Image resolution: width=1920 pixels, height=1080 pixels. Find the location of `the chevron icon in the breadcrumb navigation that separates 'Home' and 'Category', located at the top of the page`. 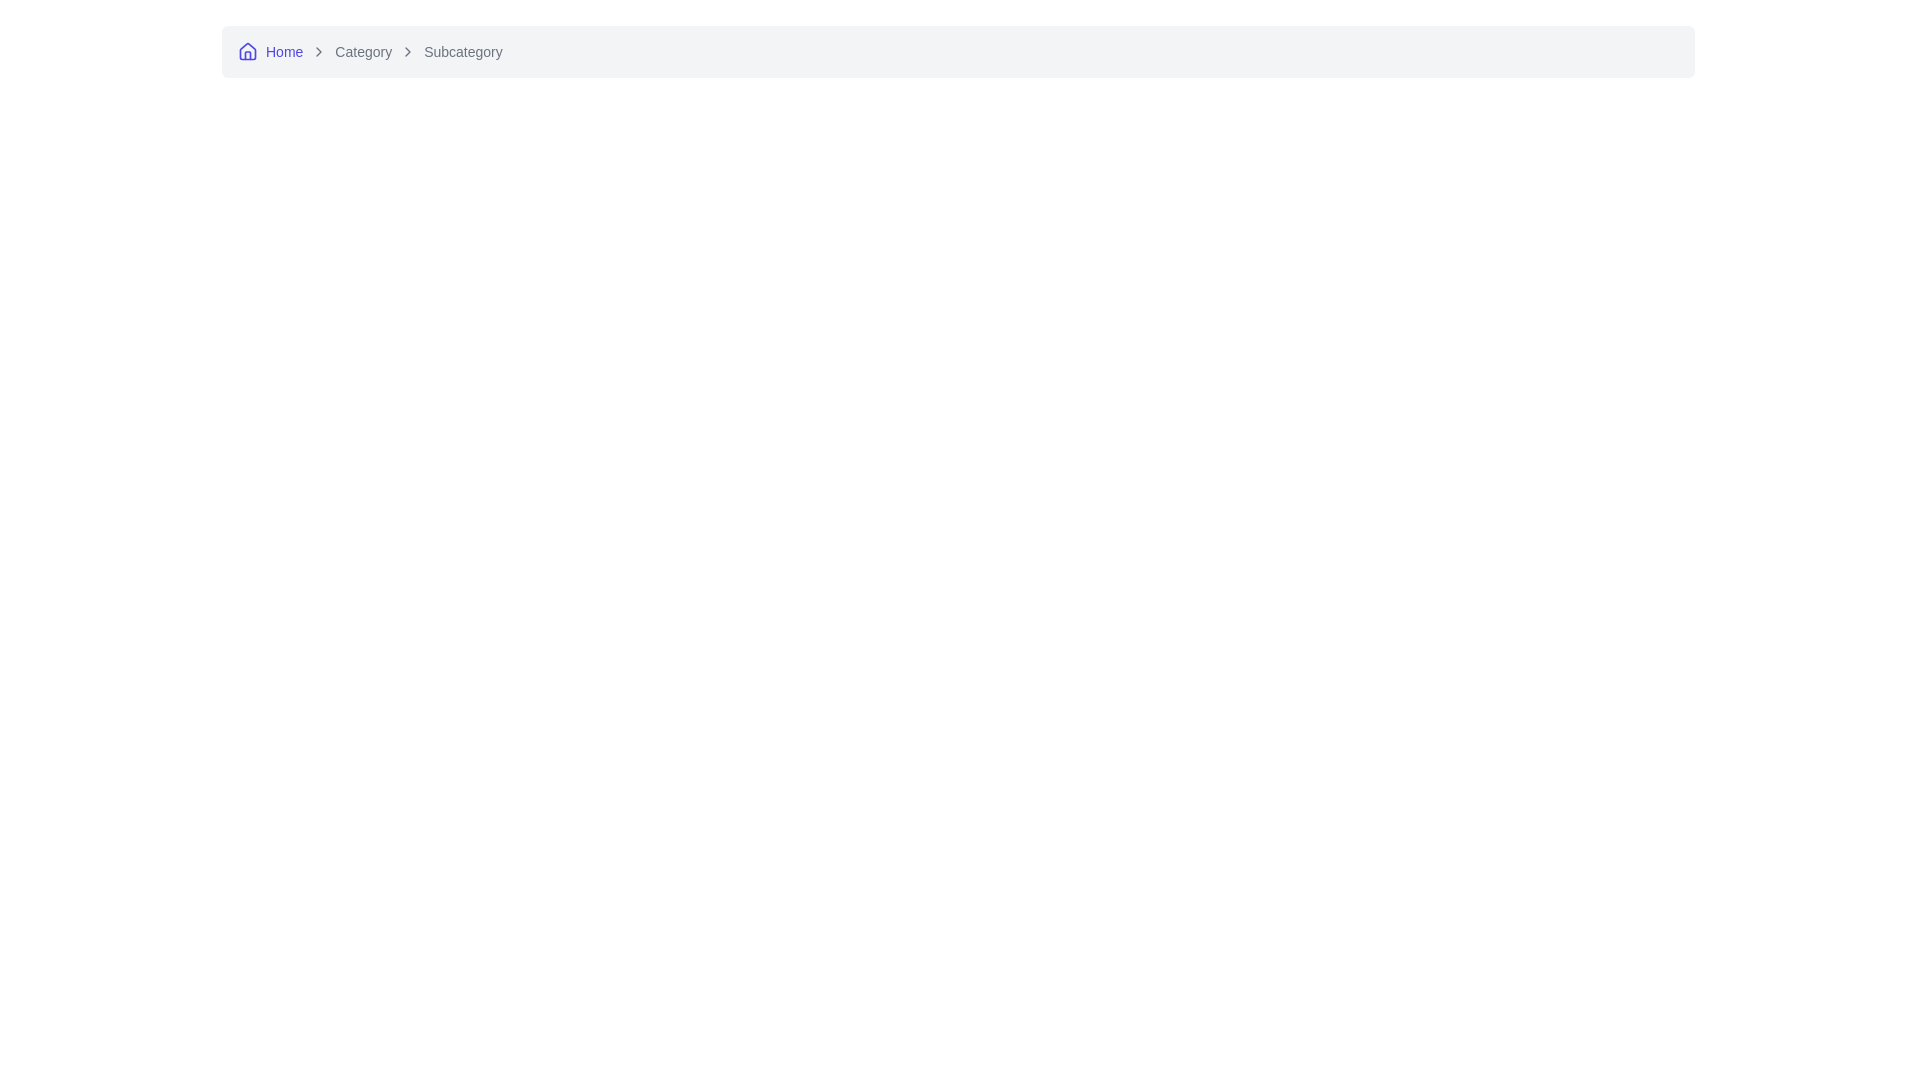

the chevron icon in the breadcrumb navigation that separates 'Home' and 'Category', located at the top of the page is located at coordinates (318, 50).